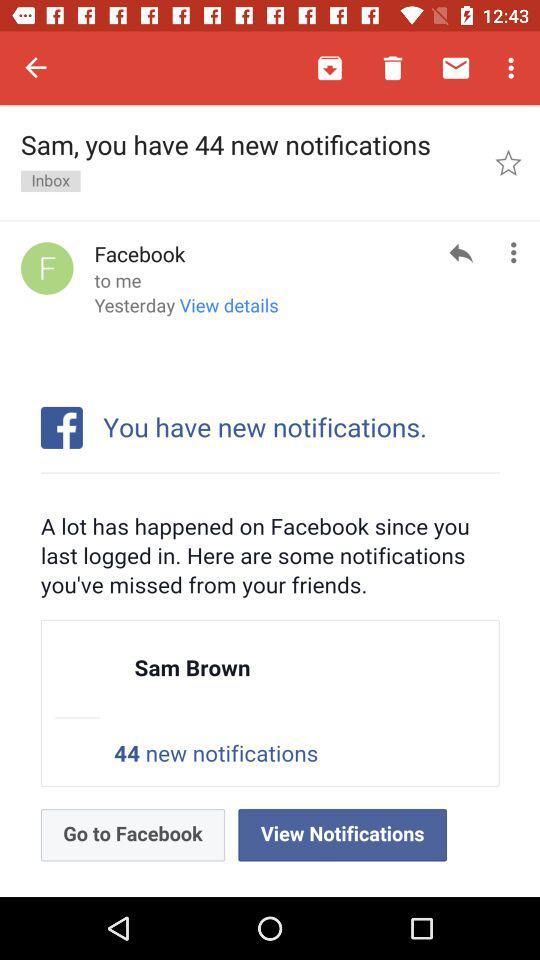 The image size is (540, 960). What do you see at coordinates (508, 161) in the screenshot?
I see `icon next to the sam you have item` at bounding box center [508, 161].